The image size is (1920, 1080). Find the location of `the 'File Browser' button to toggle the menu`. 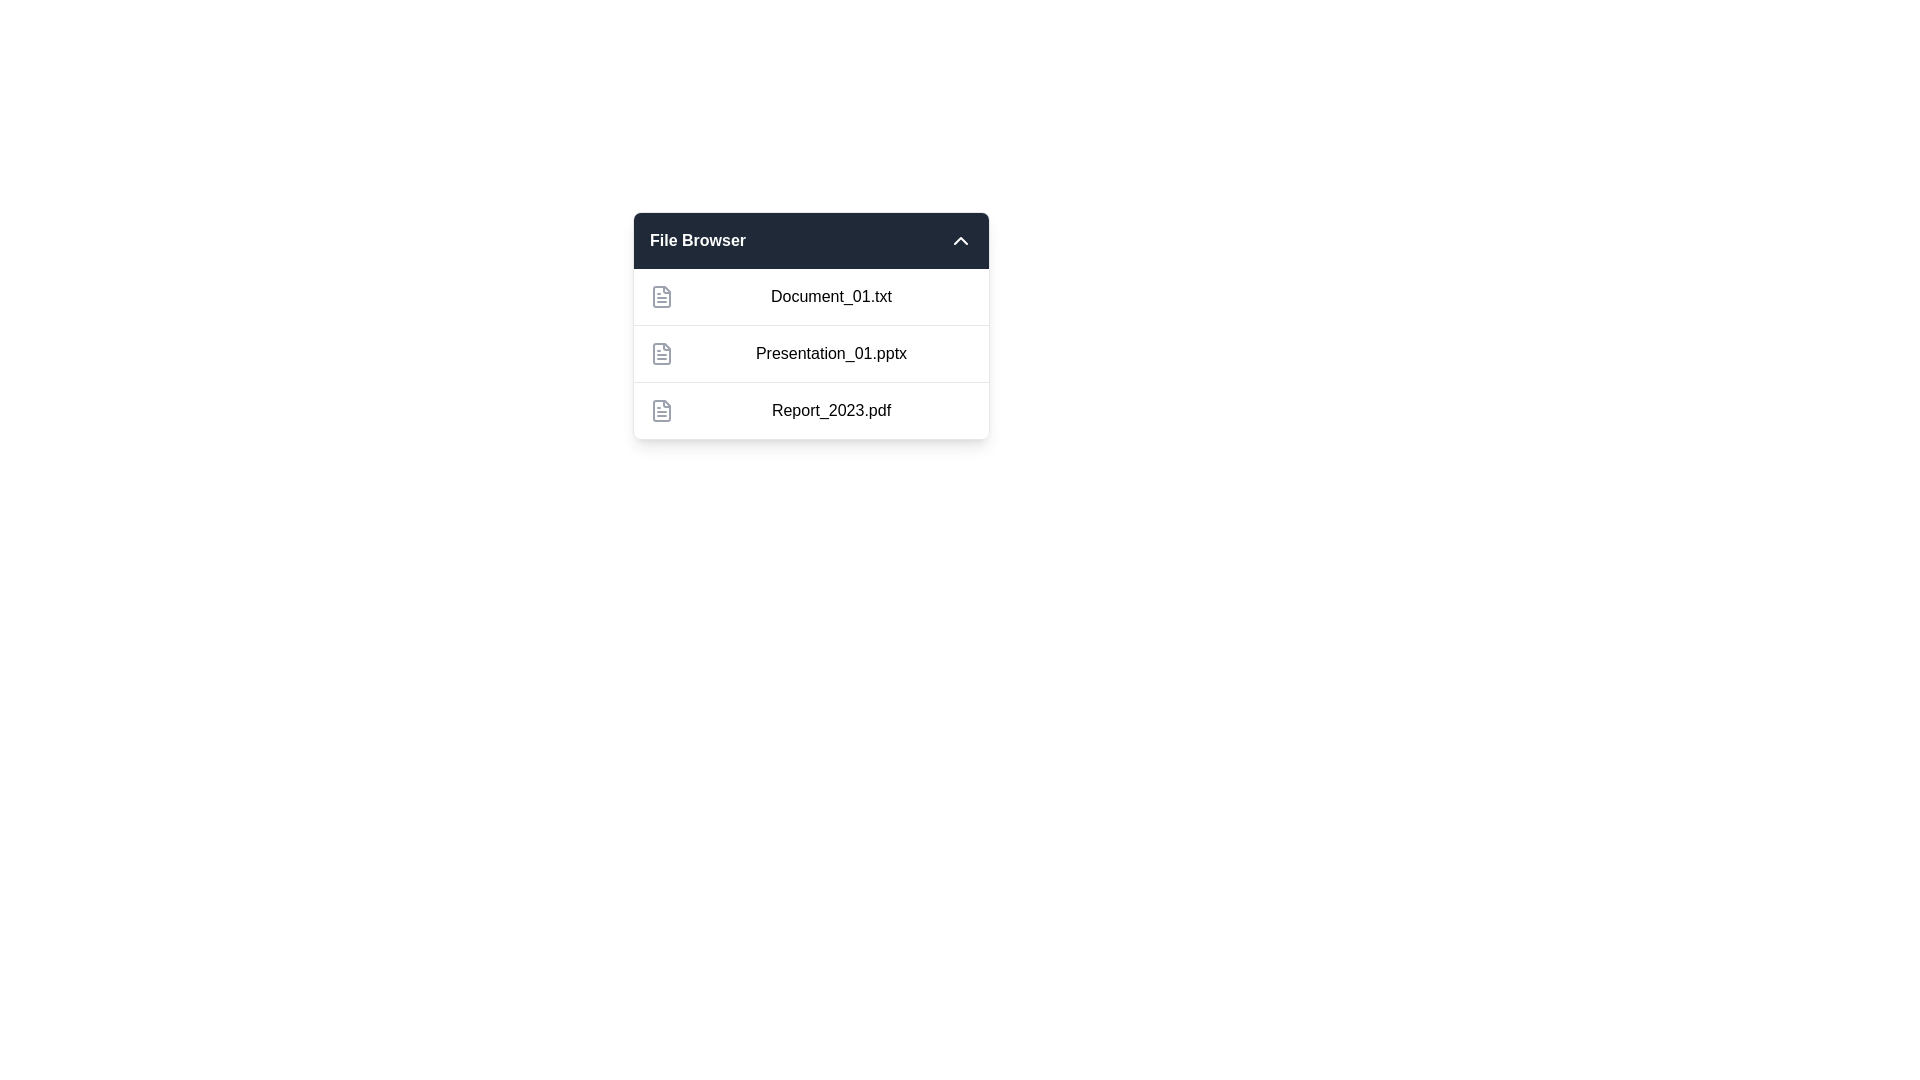

the 'File Browser' button to toggle the menu is located at coordinates (811, 239).